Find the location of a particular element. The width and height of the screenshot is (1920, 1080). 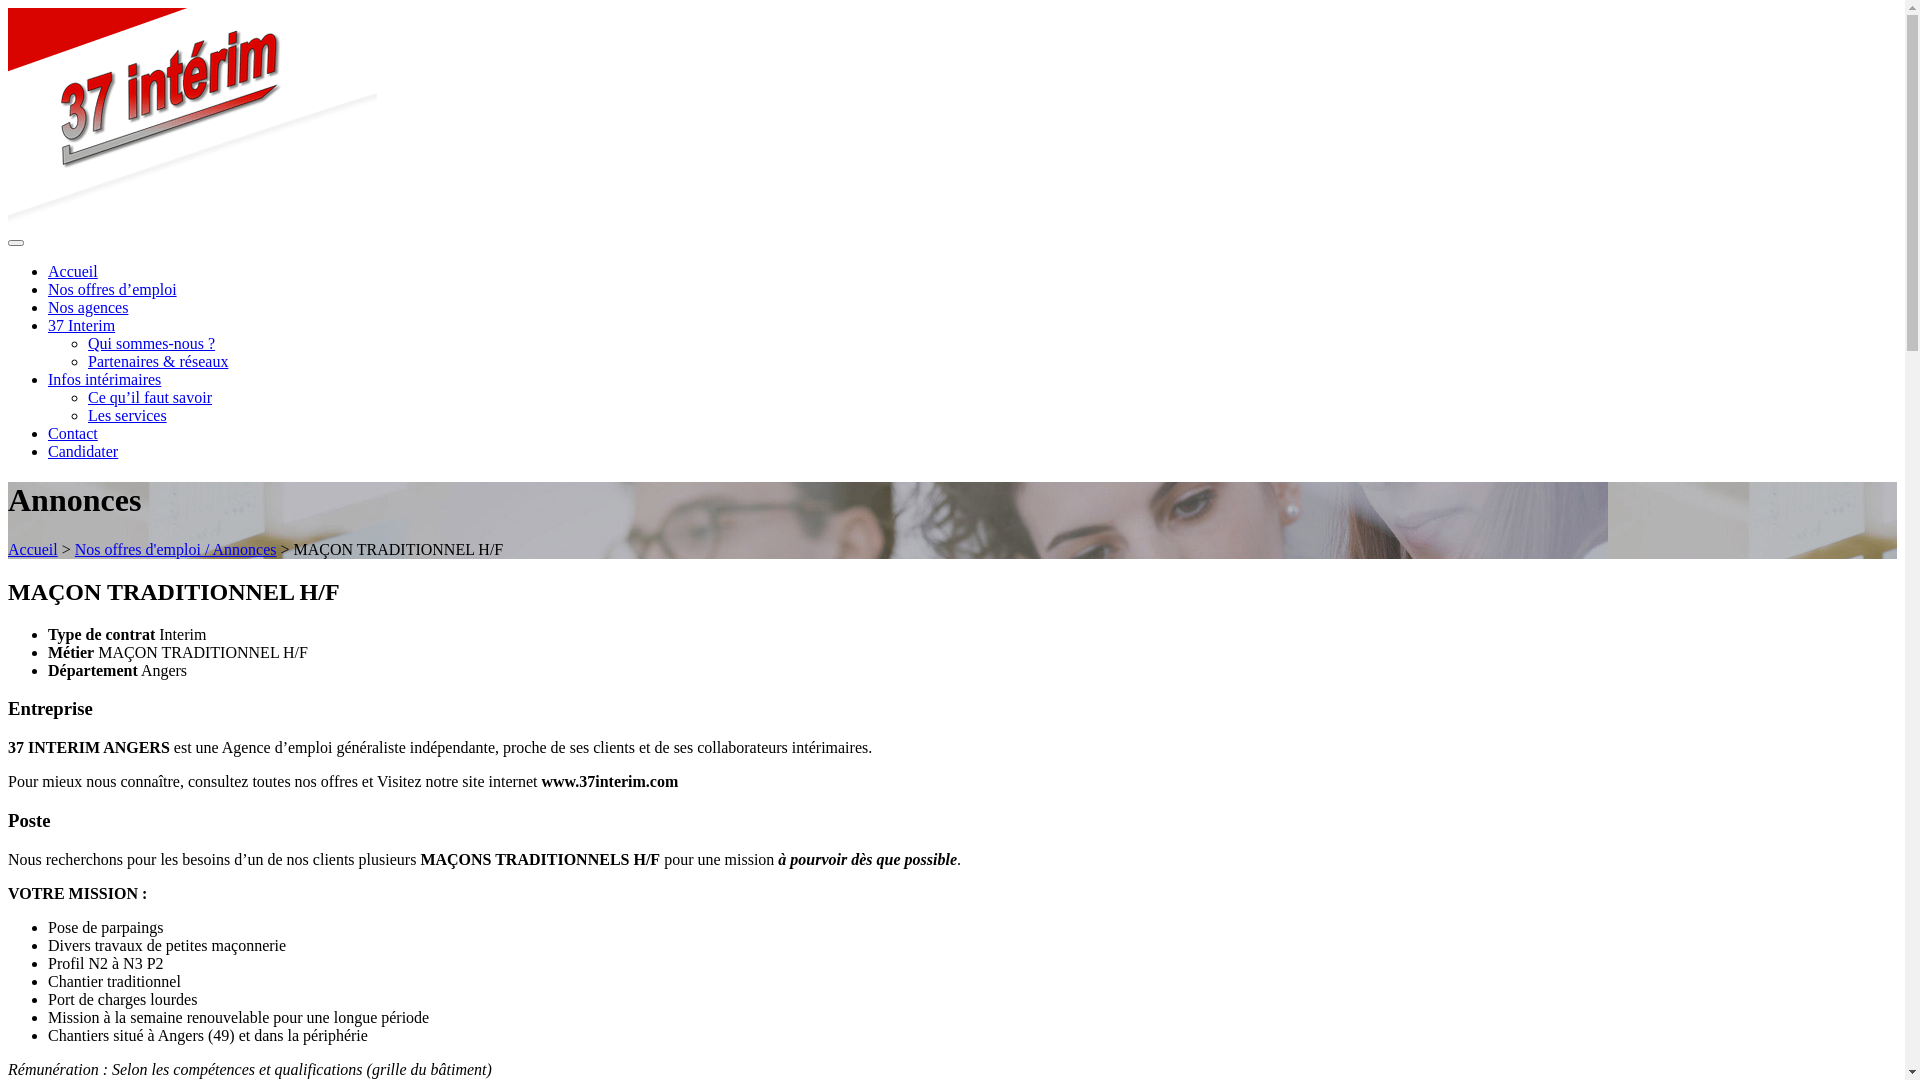

'Qui sommes-nous ?' is located at coordinates (86, 342).